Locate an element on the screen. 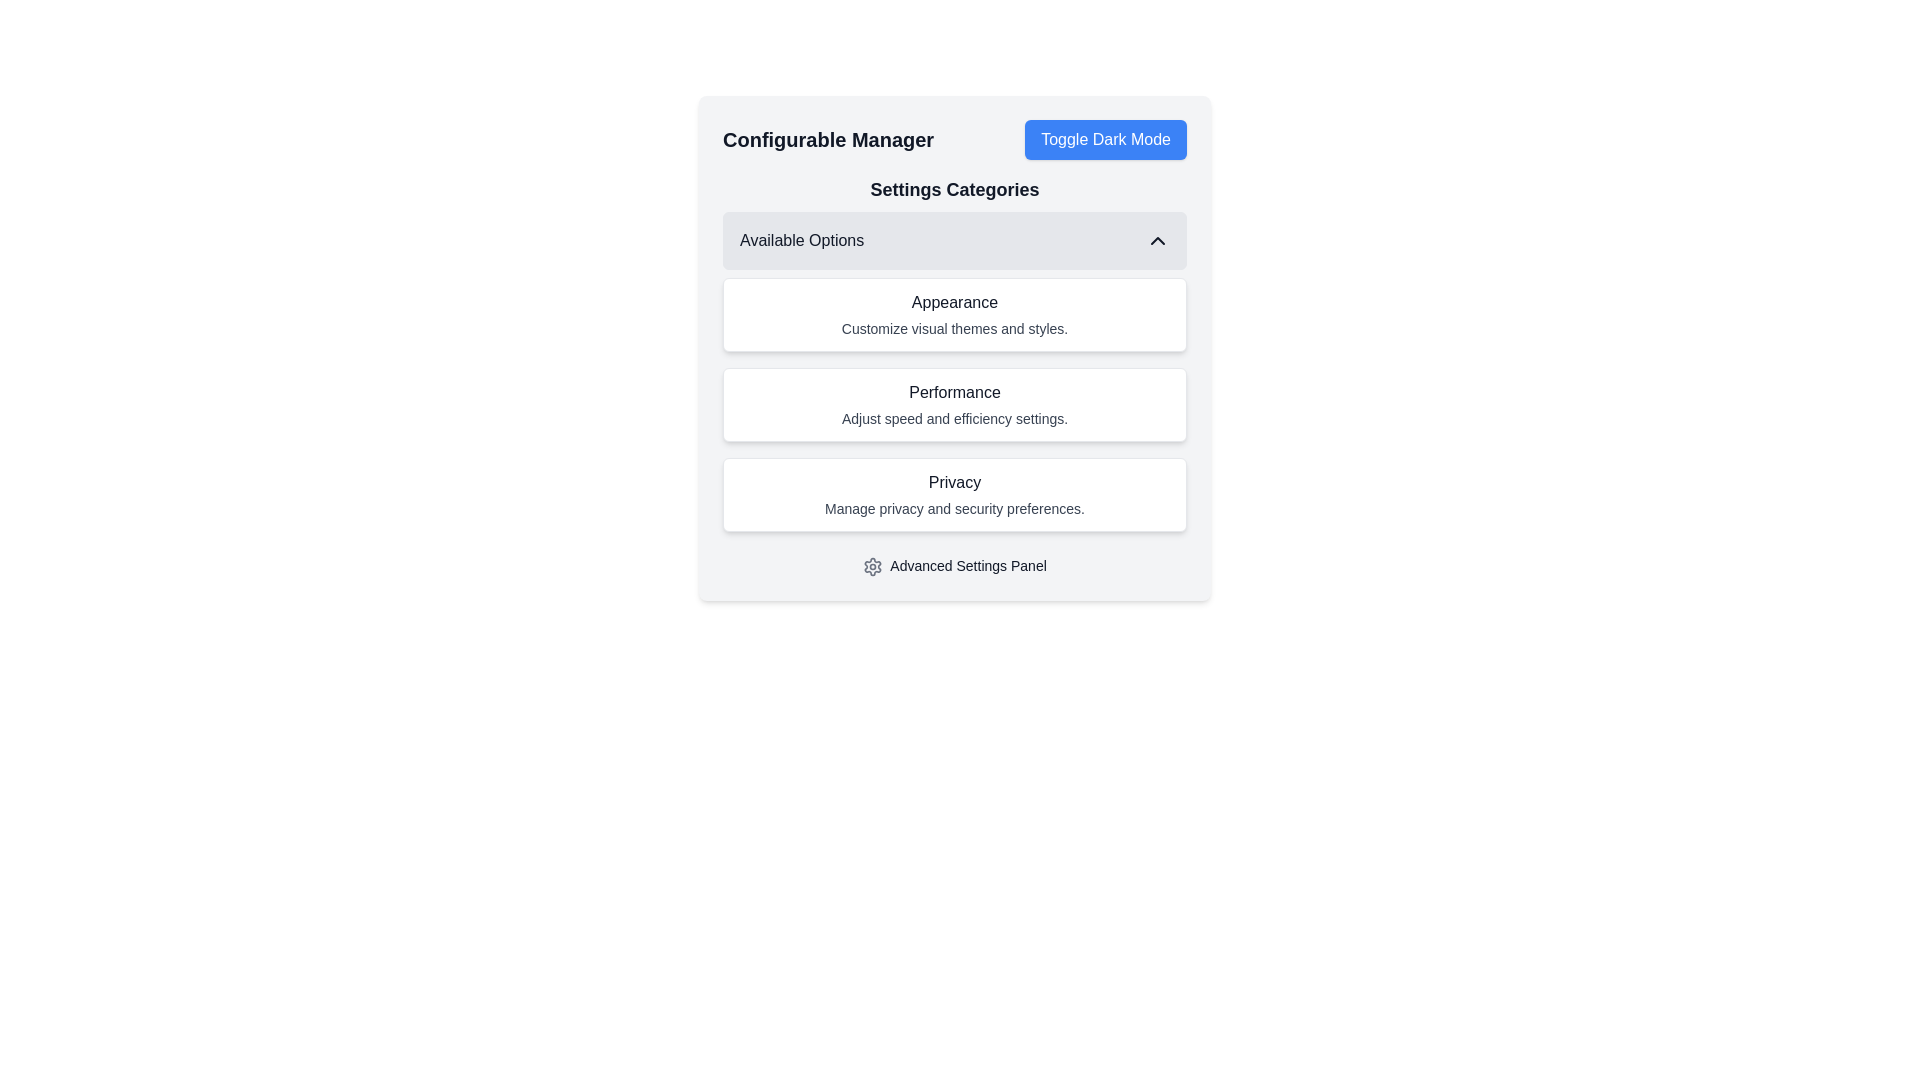  the List Item displaying 'Appearance' is located at coordinates (954, 346).